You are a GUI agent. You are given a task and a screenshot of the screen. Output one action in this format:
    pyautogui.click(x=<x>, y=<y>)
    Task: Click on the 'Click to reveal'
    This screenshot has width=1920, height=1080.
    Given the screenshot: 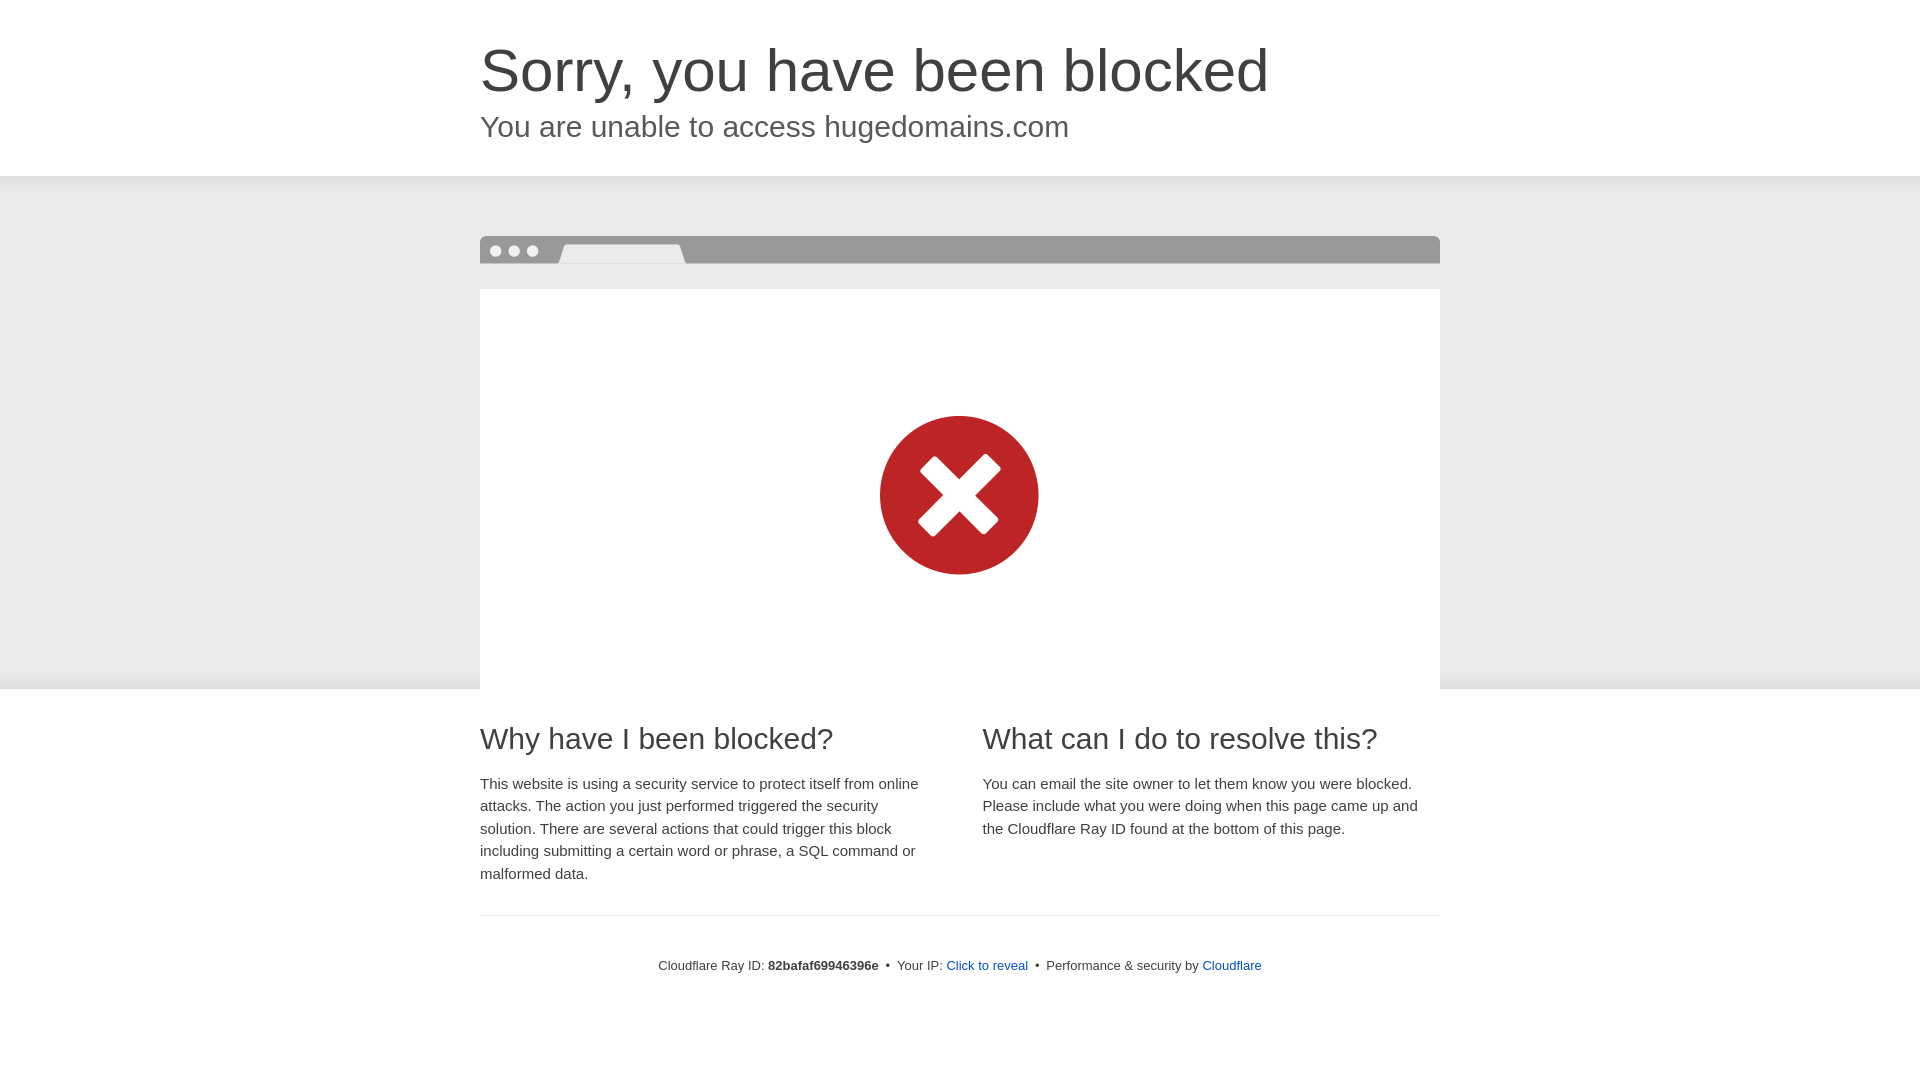 What is the action you would take?
    pyautogui.click(x=944, y=964)
    